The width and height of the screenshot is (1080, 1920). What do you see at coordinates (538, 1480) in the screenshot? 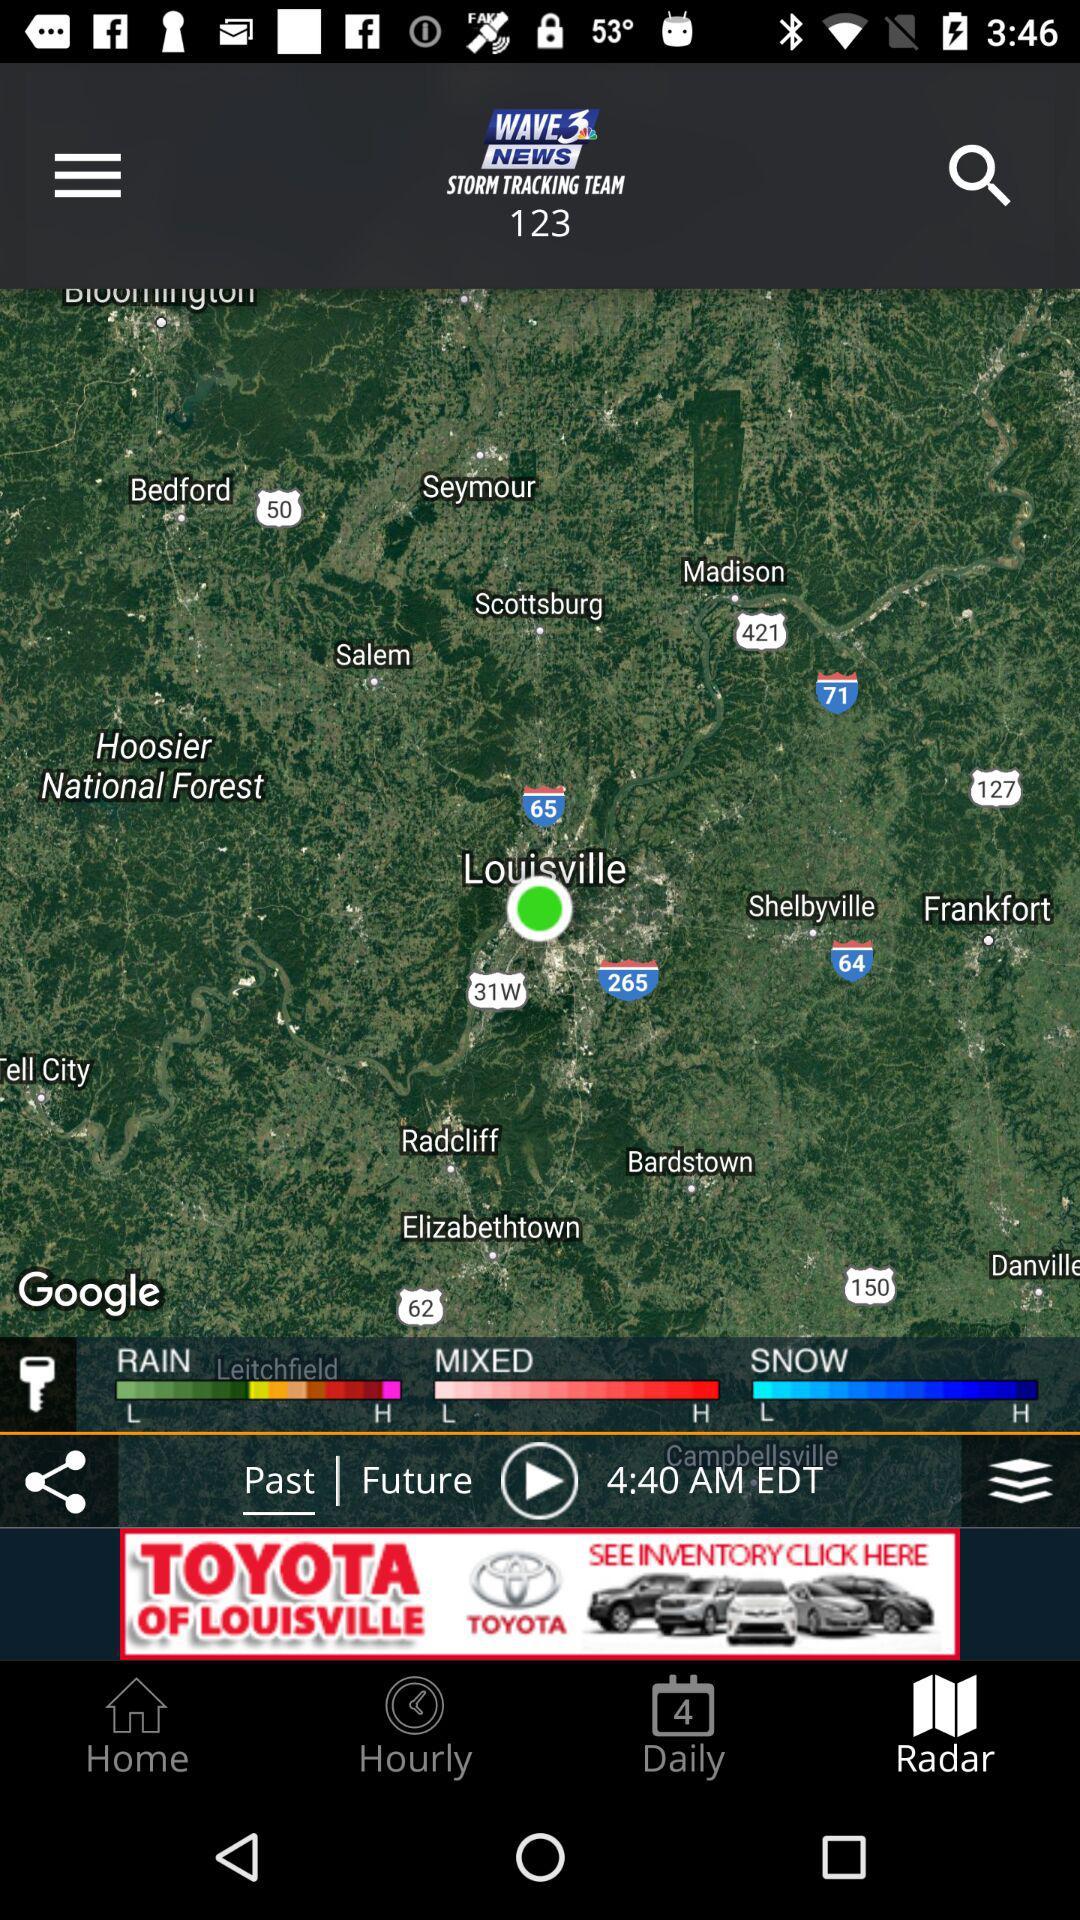
I see `item next to 4 40 am` at bounding box center [538, 1480].